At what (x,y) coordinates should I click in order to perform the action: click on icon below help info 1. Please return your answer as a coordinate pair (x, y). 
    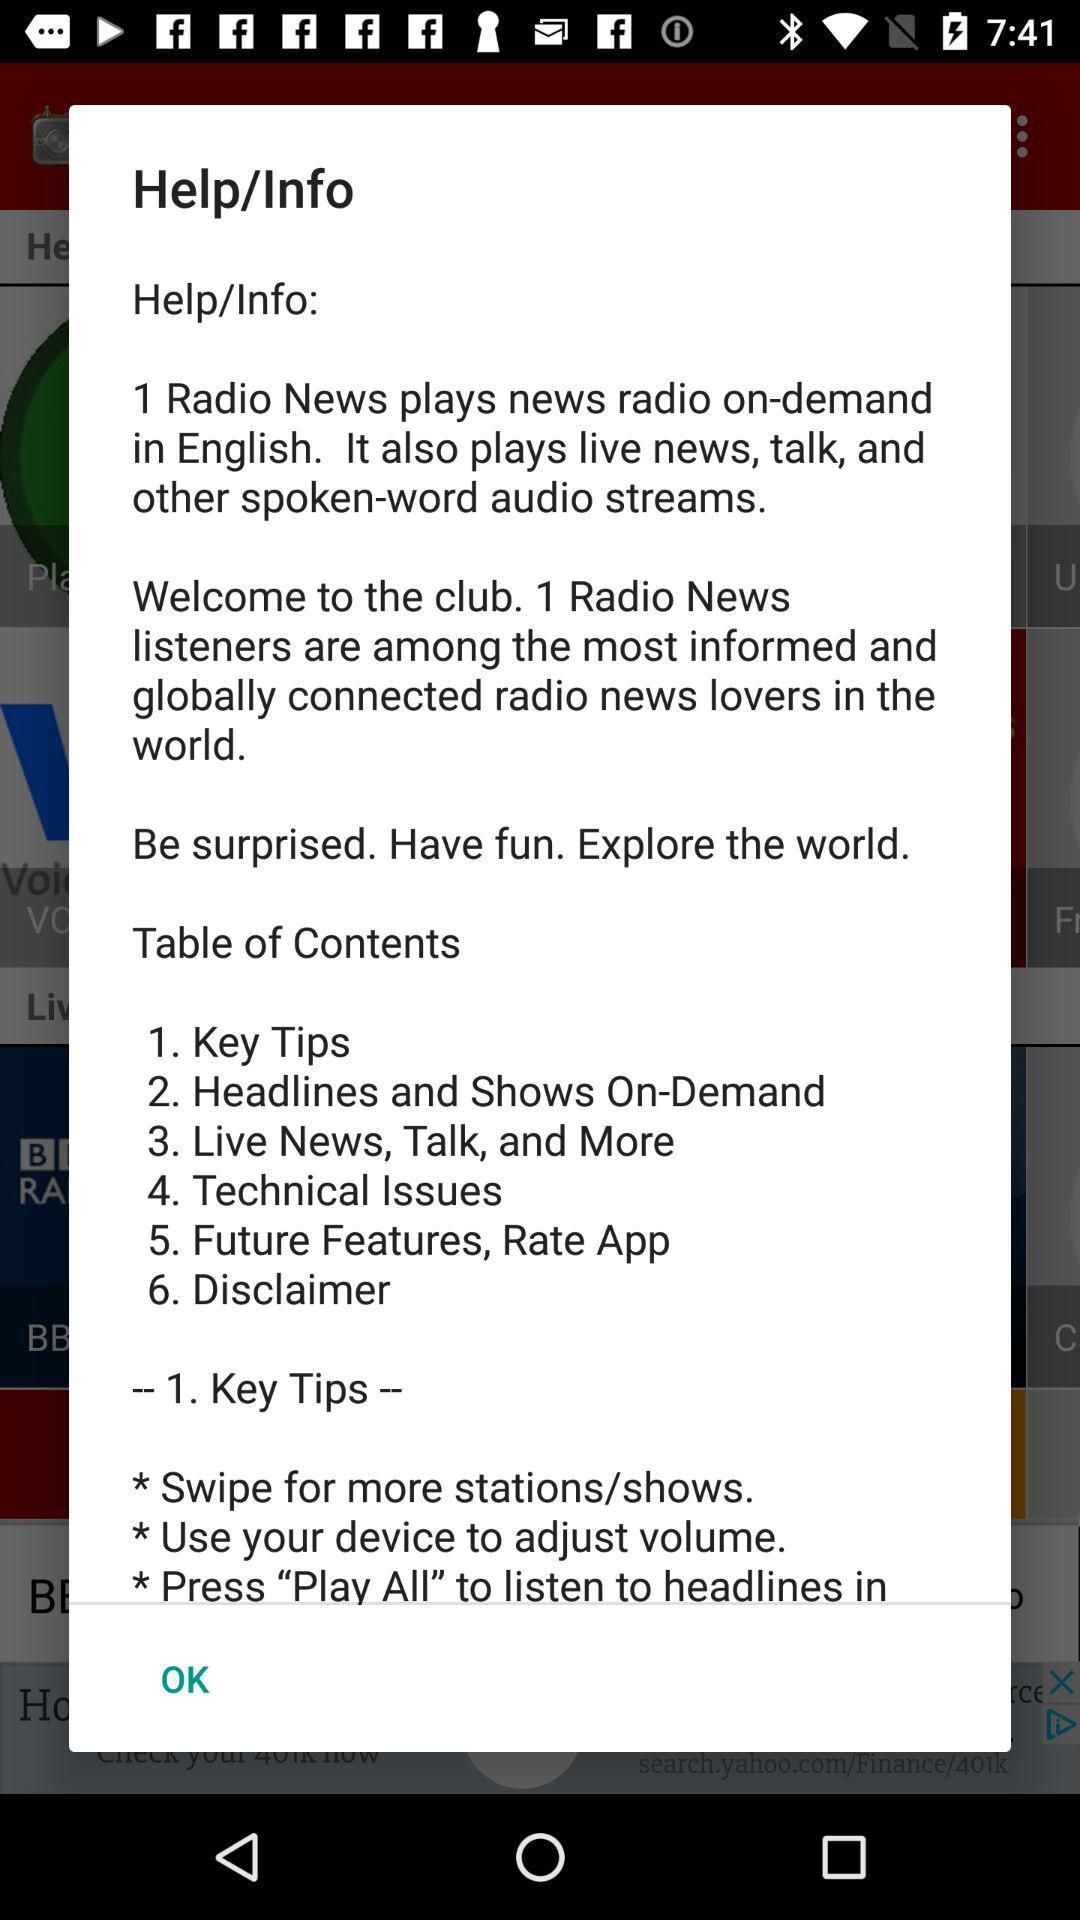
    Looking at the image, I should click on (184, 1678).